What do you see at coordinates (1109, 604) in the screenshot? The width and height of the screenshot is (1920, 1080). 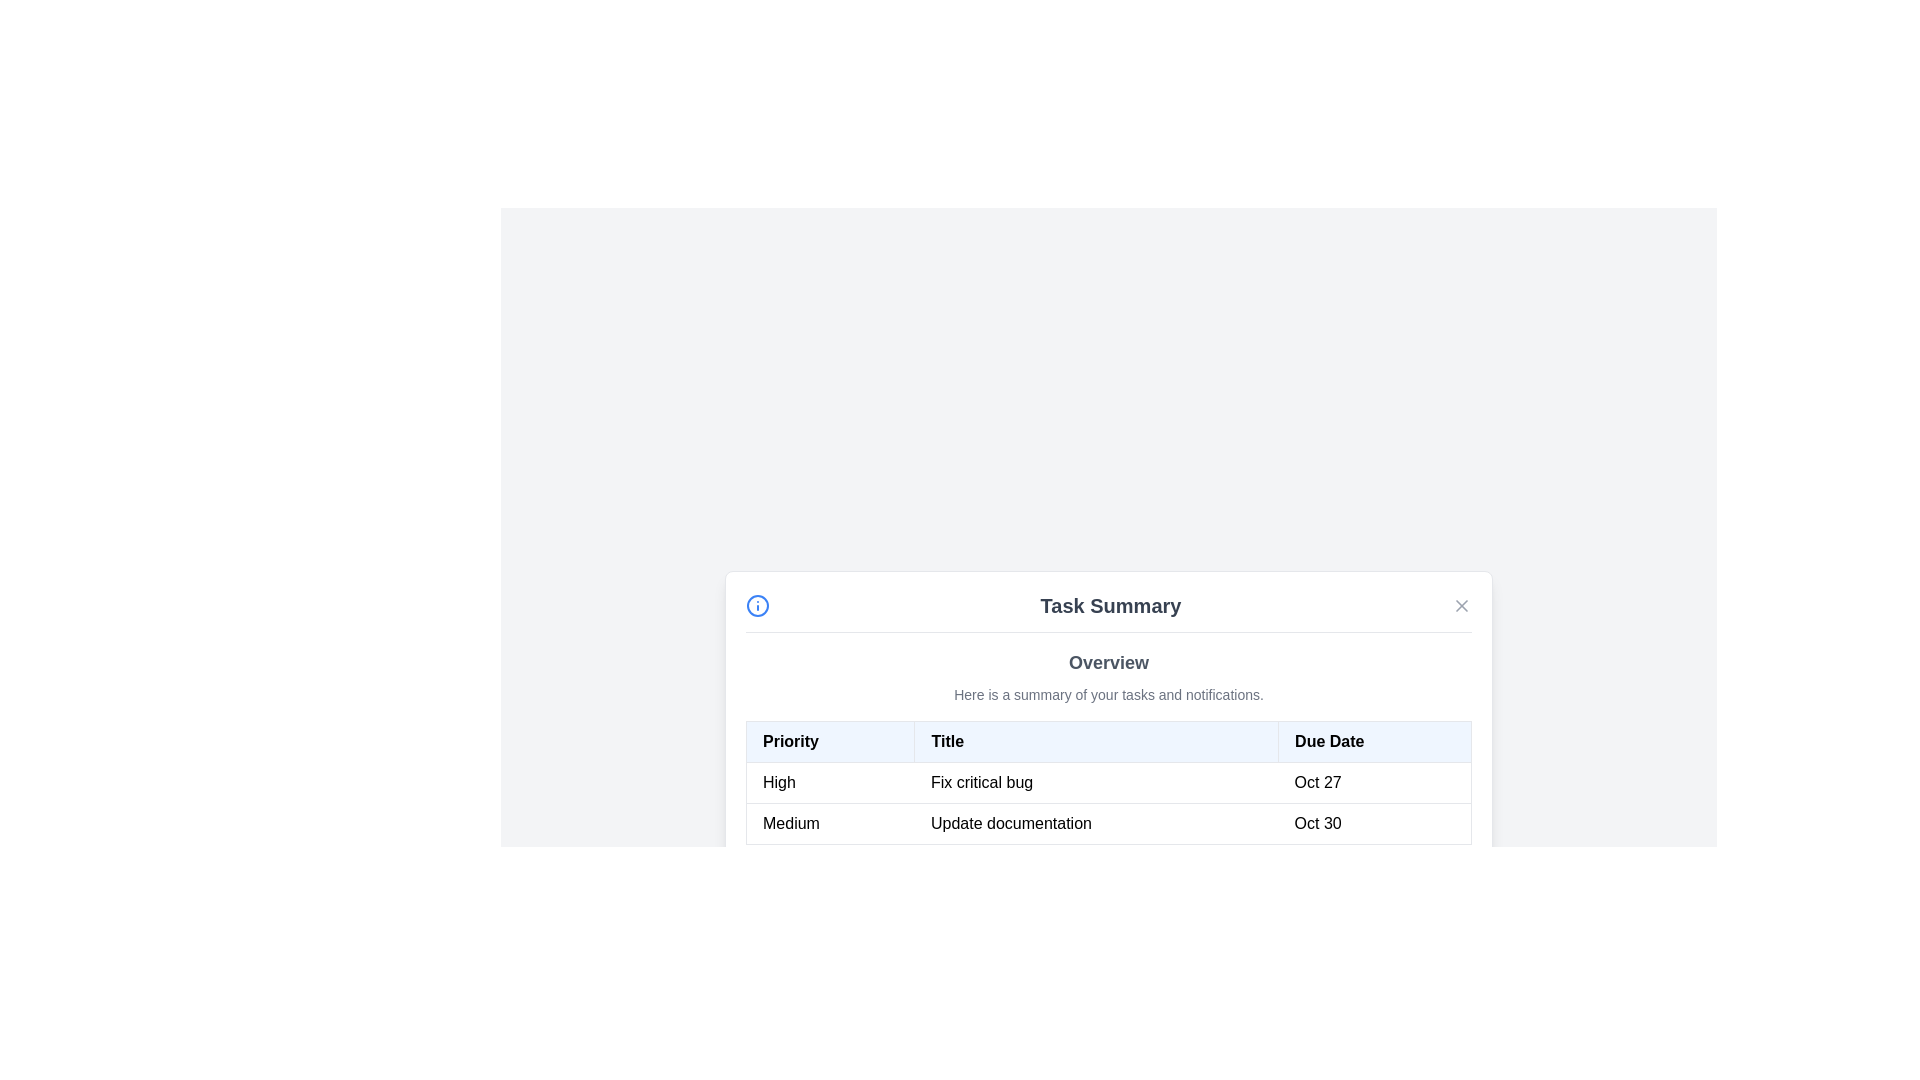 I see `the 'Task Summary' header text label which is centrally positioned at the top of the section, indicating the content below` at bounding box center [1109, 604].